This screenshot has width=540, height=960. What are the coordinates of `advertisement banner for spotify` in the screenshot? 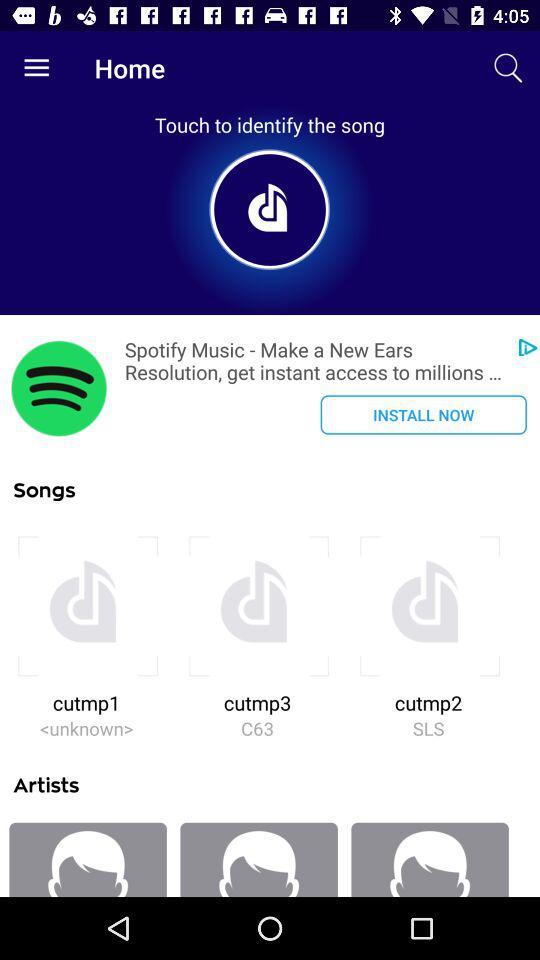 It's located at (59, 387).